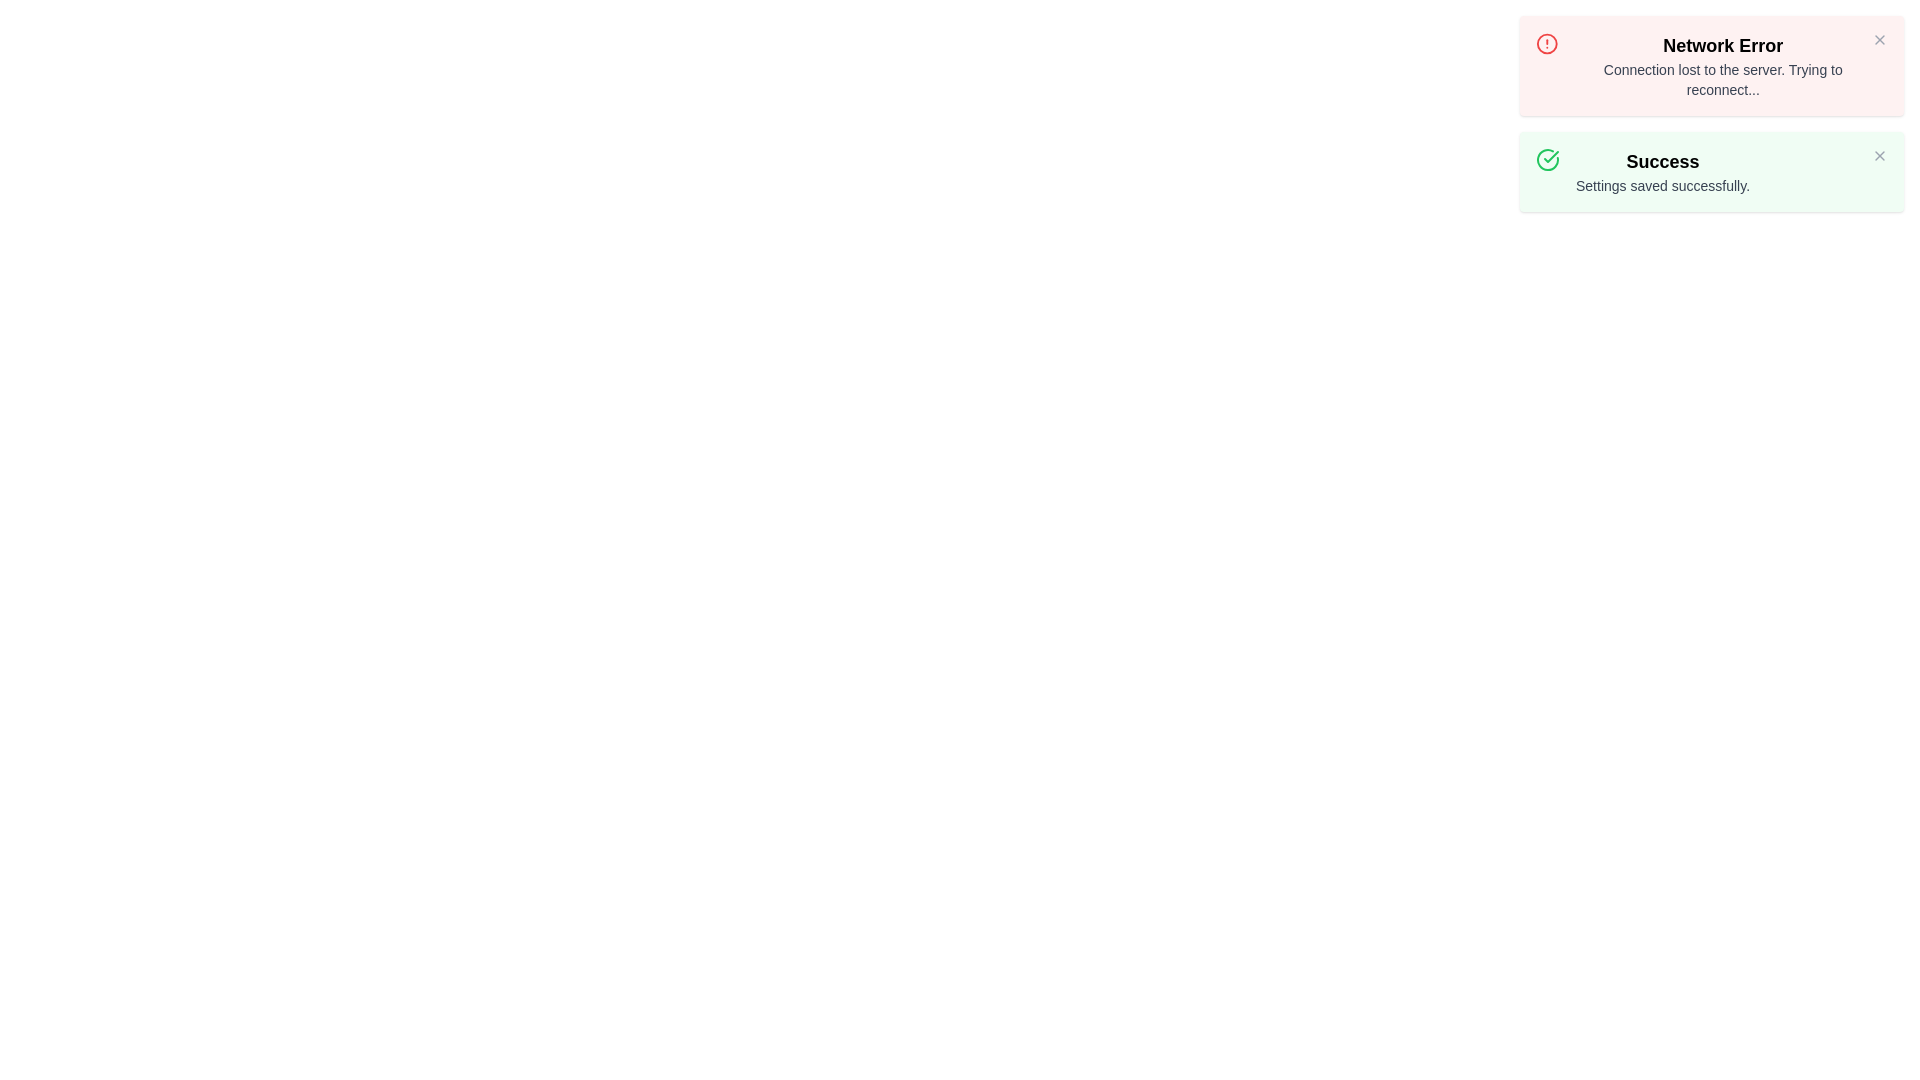  What do you see at coordinates (1663, 171) in the screenshot?
I see `success message displayed in the text display box, which includes the title 'Success' and the description 'Settings saved successfully.'` at bounding box center [1663, 171].